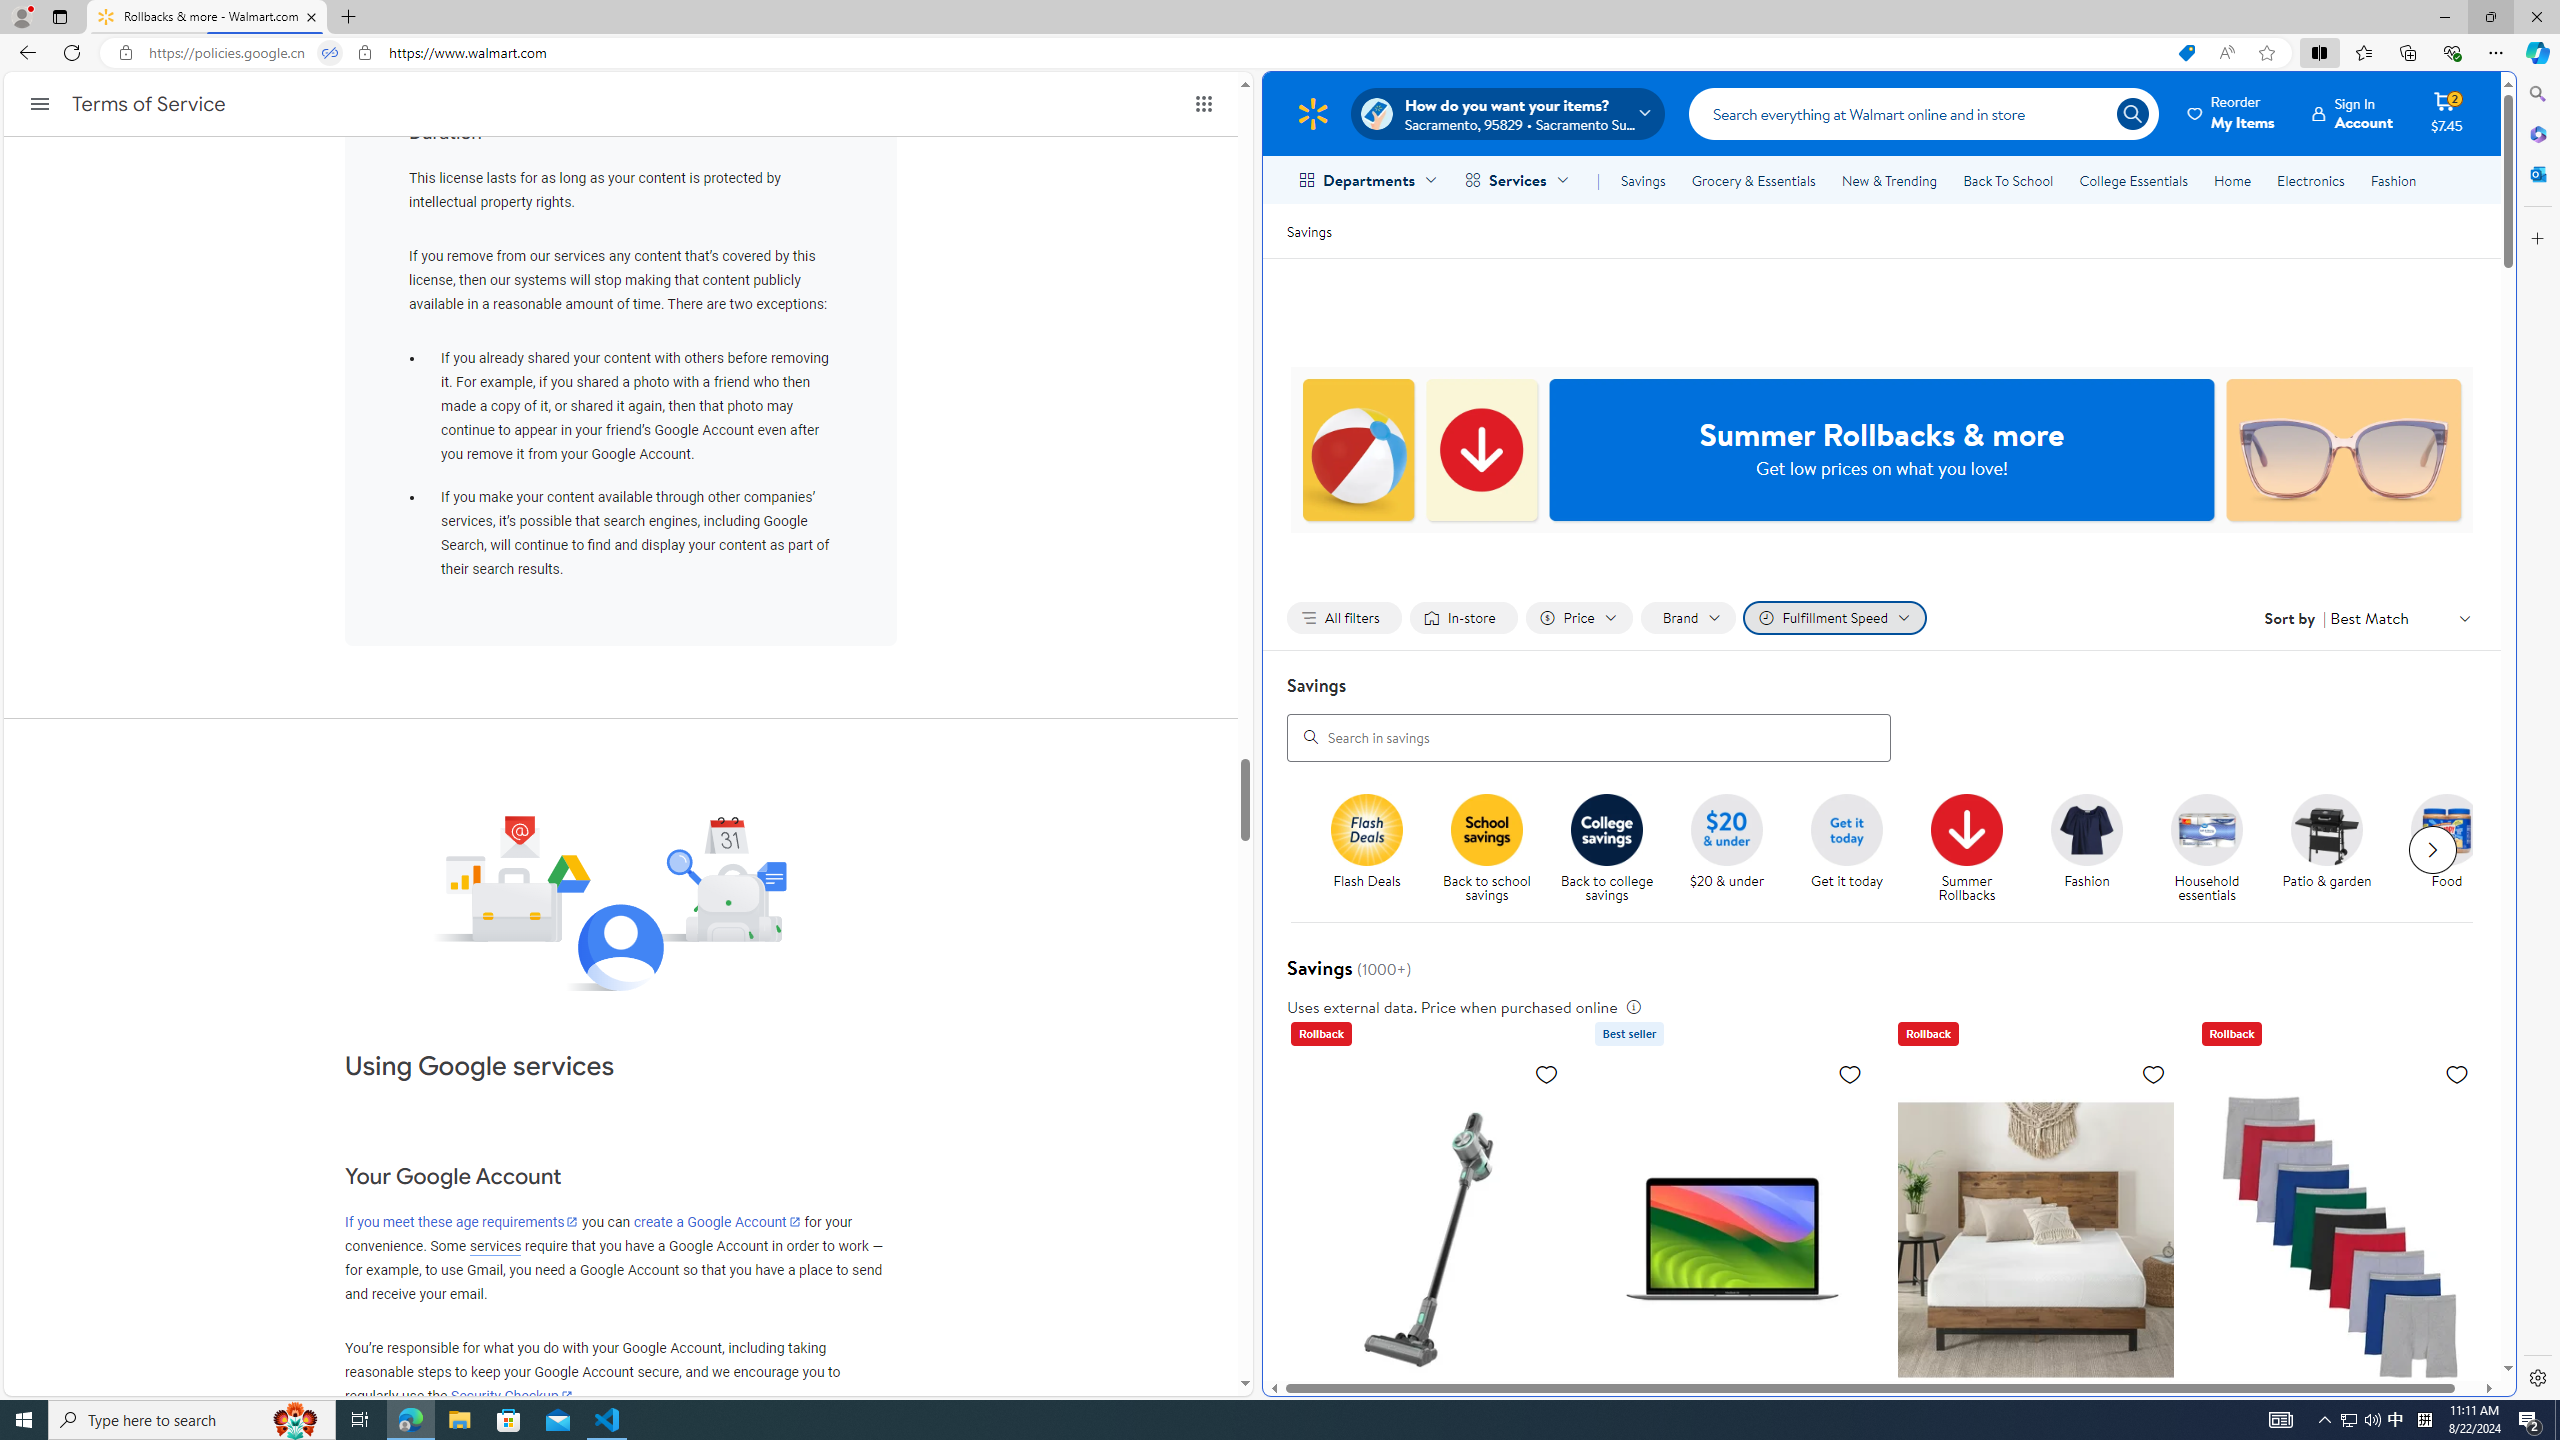 The image size is (2560, 1440). I want to click on 'Class: ld ld-ChevronDown pa0 ml6', so click(2465, 617).